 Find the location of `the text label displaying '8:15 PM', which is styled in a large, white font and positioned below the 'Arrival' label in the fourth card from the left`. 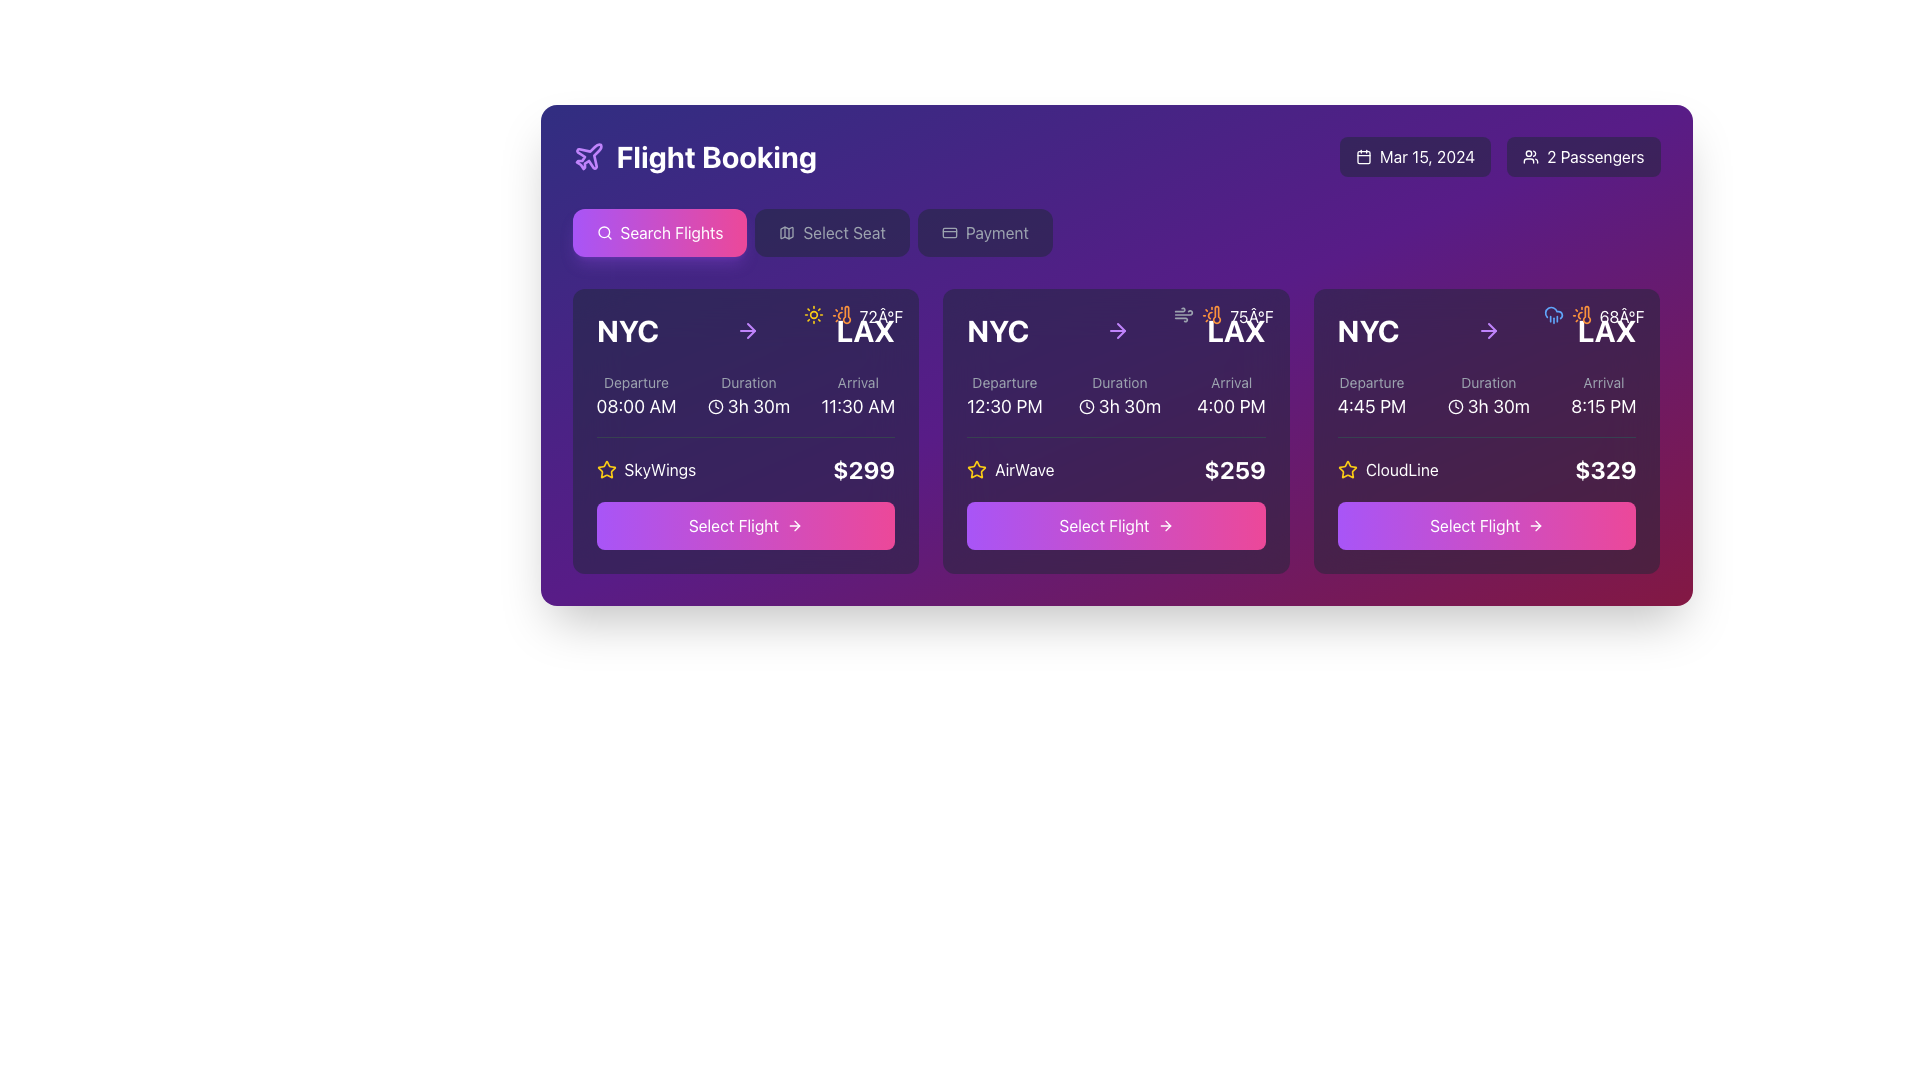

the text label displaying '8:15 PM', which is styled in a large, white font and positioned below the 'Arrival' label in the fourth card from the left is located at coordinates (1603, 406).